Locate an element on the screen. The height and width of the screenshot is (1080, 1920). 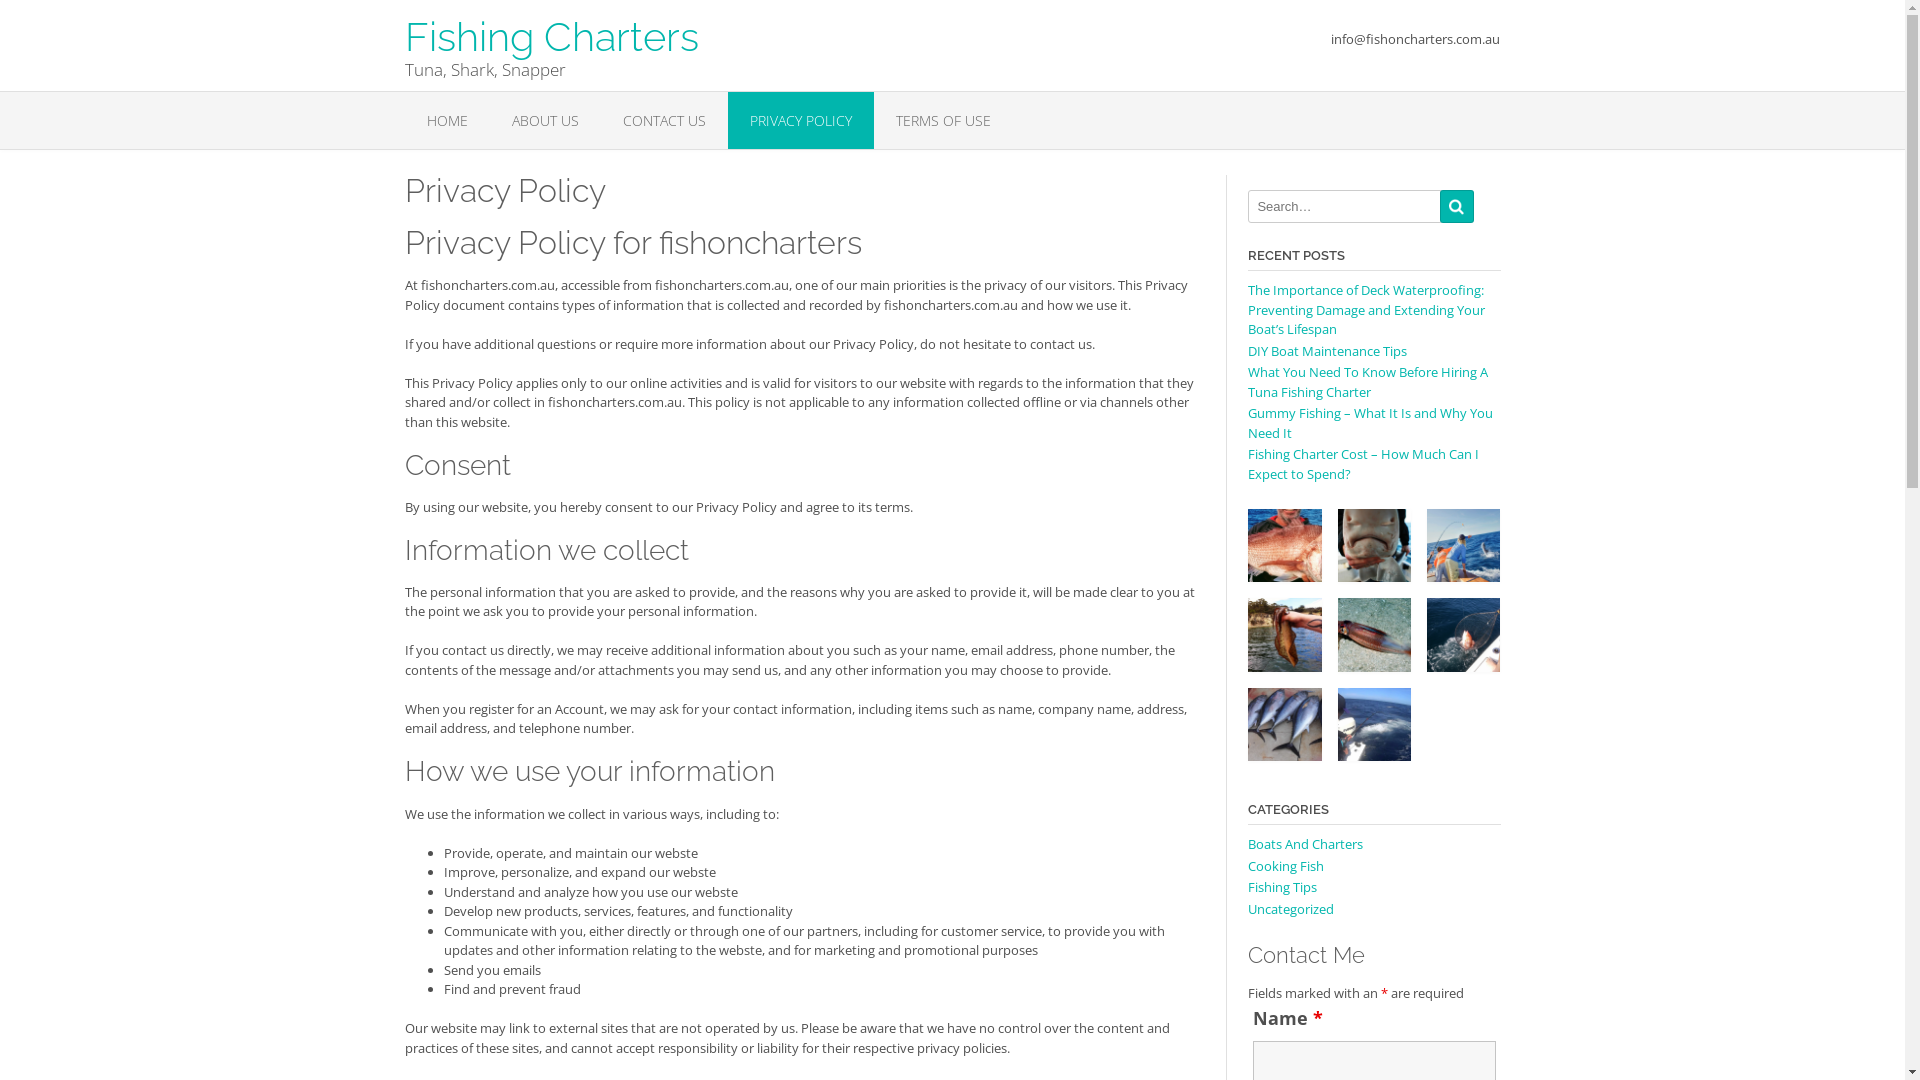
'DIY Boat Maintenance Tips' is located at coordinates (1247, 350).